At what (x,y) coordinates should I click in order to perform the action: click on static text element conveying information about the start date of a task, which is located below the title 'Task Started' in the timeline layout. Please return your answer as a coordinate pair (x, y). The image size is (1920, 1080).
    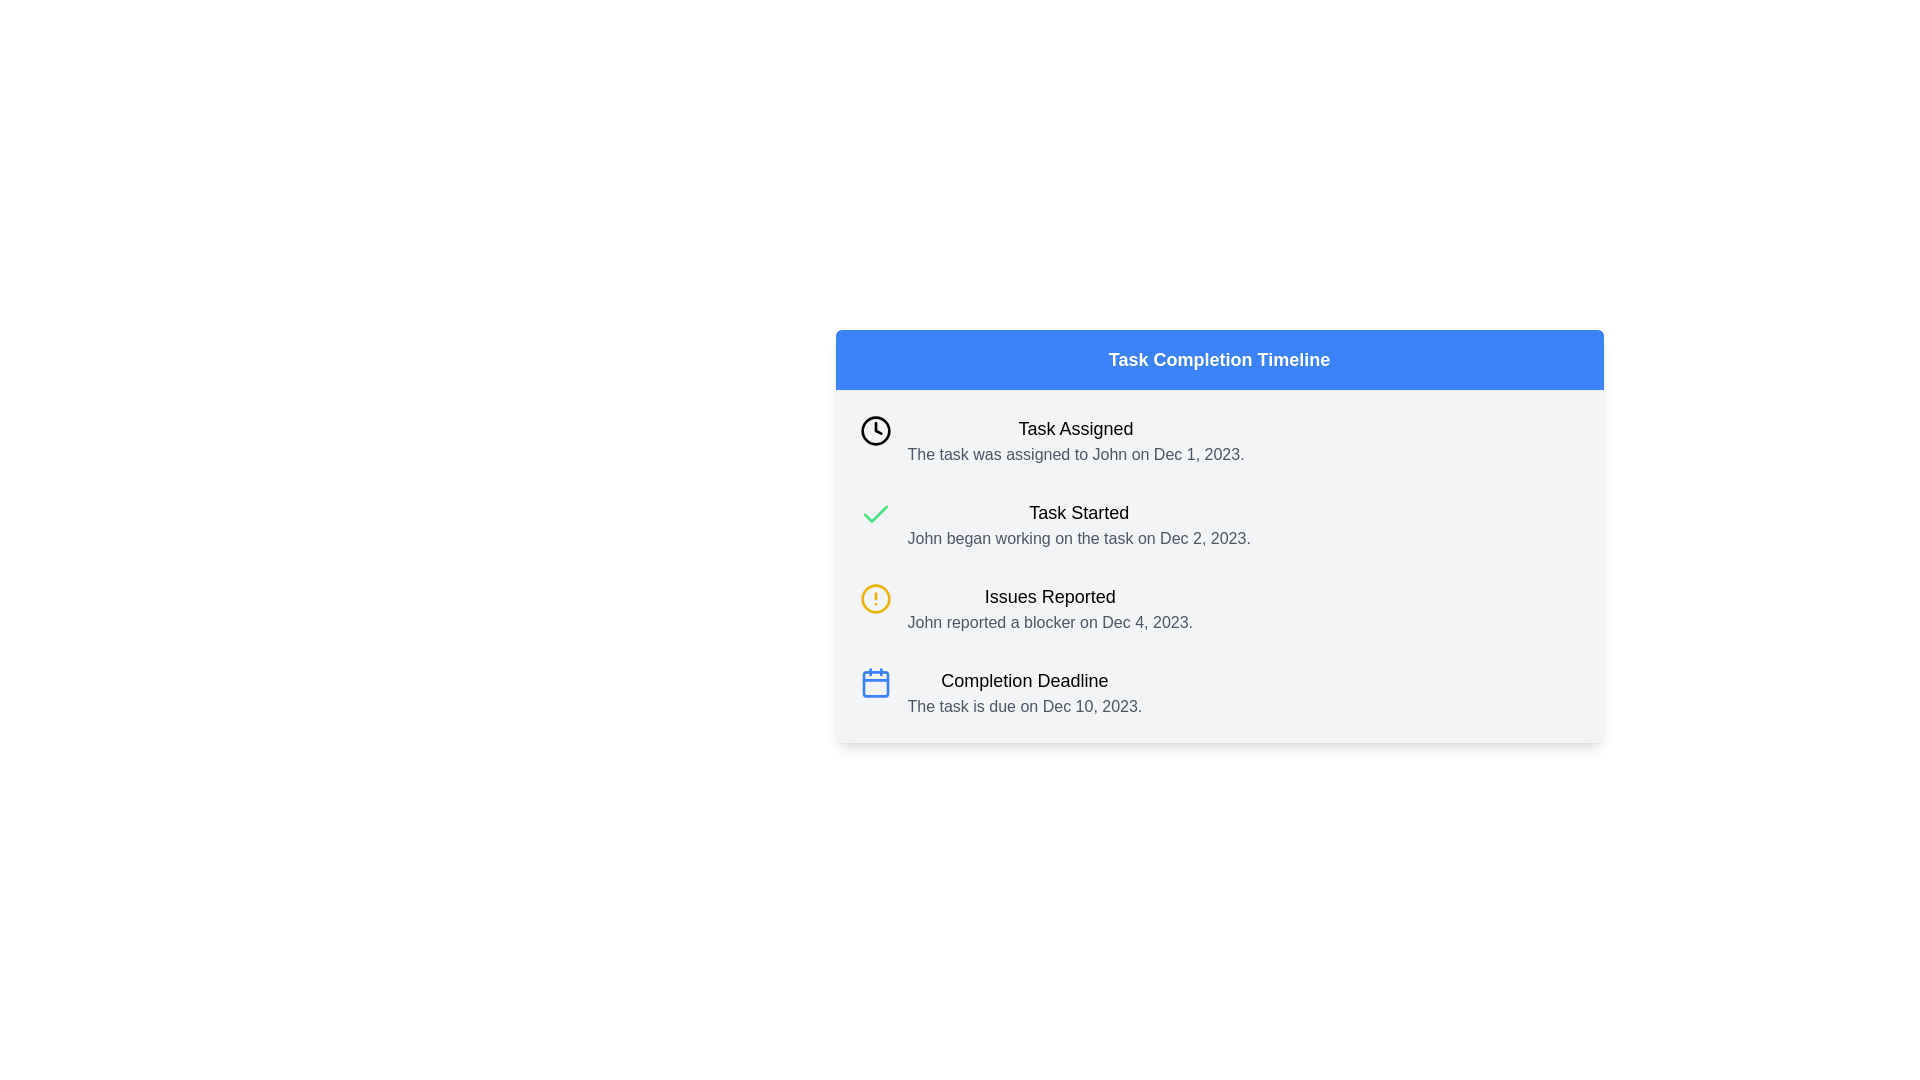
    Looking at the image, I should click on (1078, 538).